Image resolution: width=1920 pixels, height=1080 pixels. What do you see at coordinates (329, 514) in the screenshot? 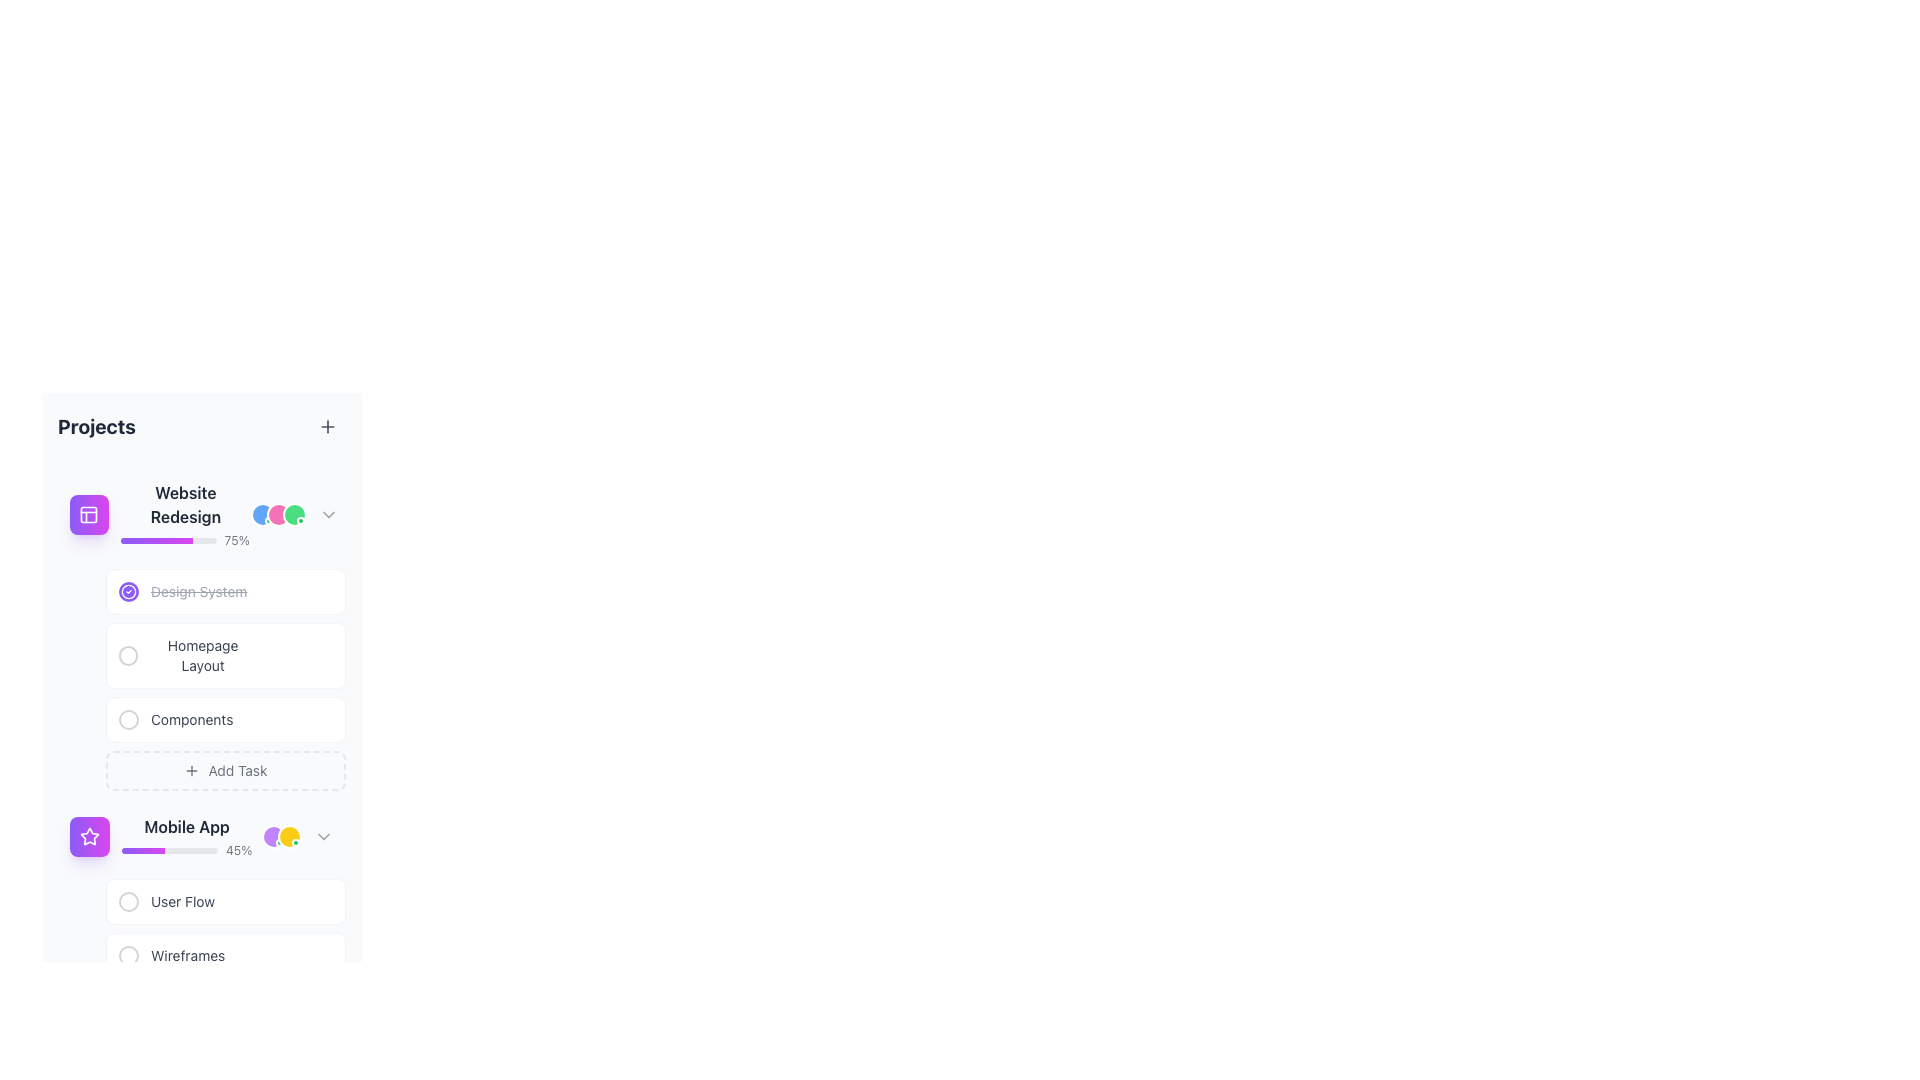
I see `the chevron icon located on the rightmost side of the 'Website Redesign' row in the 'Projects' panel` at bounding box center [329, 514].